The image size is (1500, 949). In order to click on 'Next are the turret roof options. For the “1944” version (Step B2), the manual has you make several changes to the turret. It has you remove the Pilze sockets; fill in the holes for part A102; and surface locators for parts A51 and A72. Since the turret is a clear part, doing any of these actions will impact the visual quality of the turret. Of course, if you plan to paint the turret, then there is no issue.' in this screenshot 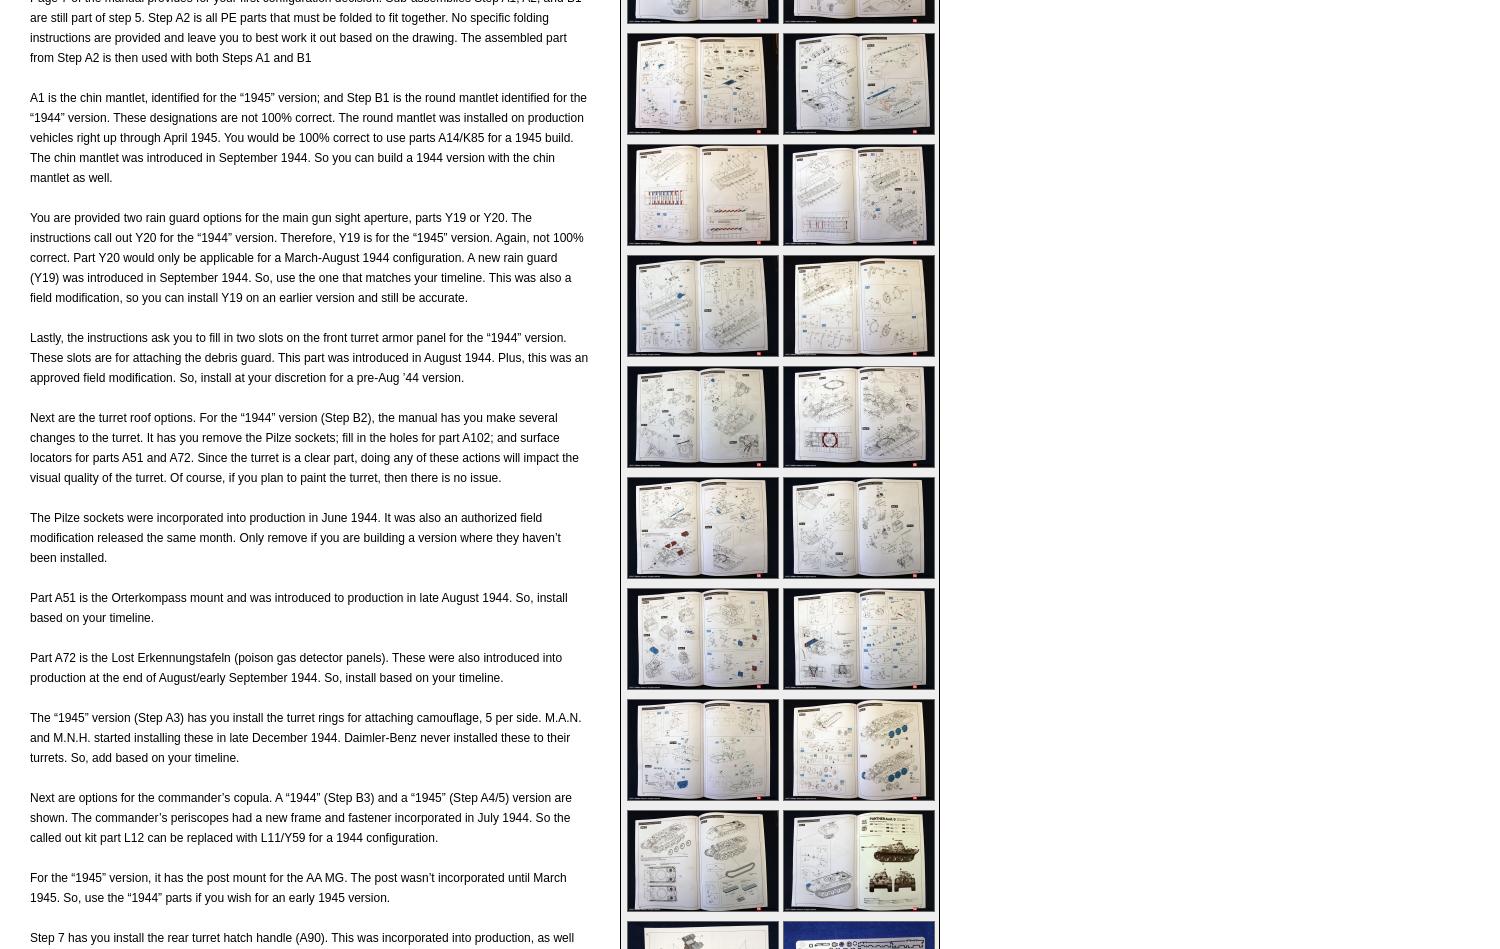, I will do `click(304, 448)`.